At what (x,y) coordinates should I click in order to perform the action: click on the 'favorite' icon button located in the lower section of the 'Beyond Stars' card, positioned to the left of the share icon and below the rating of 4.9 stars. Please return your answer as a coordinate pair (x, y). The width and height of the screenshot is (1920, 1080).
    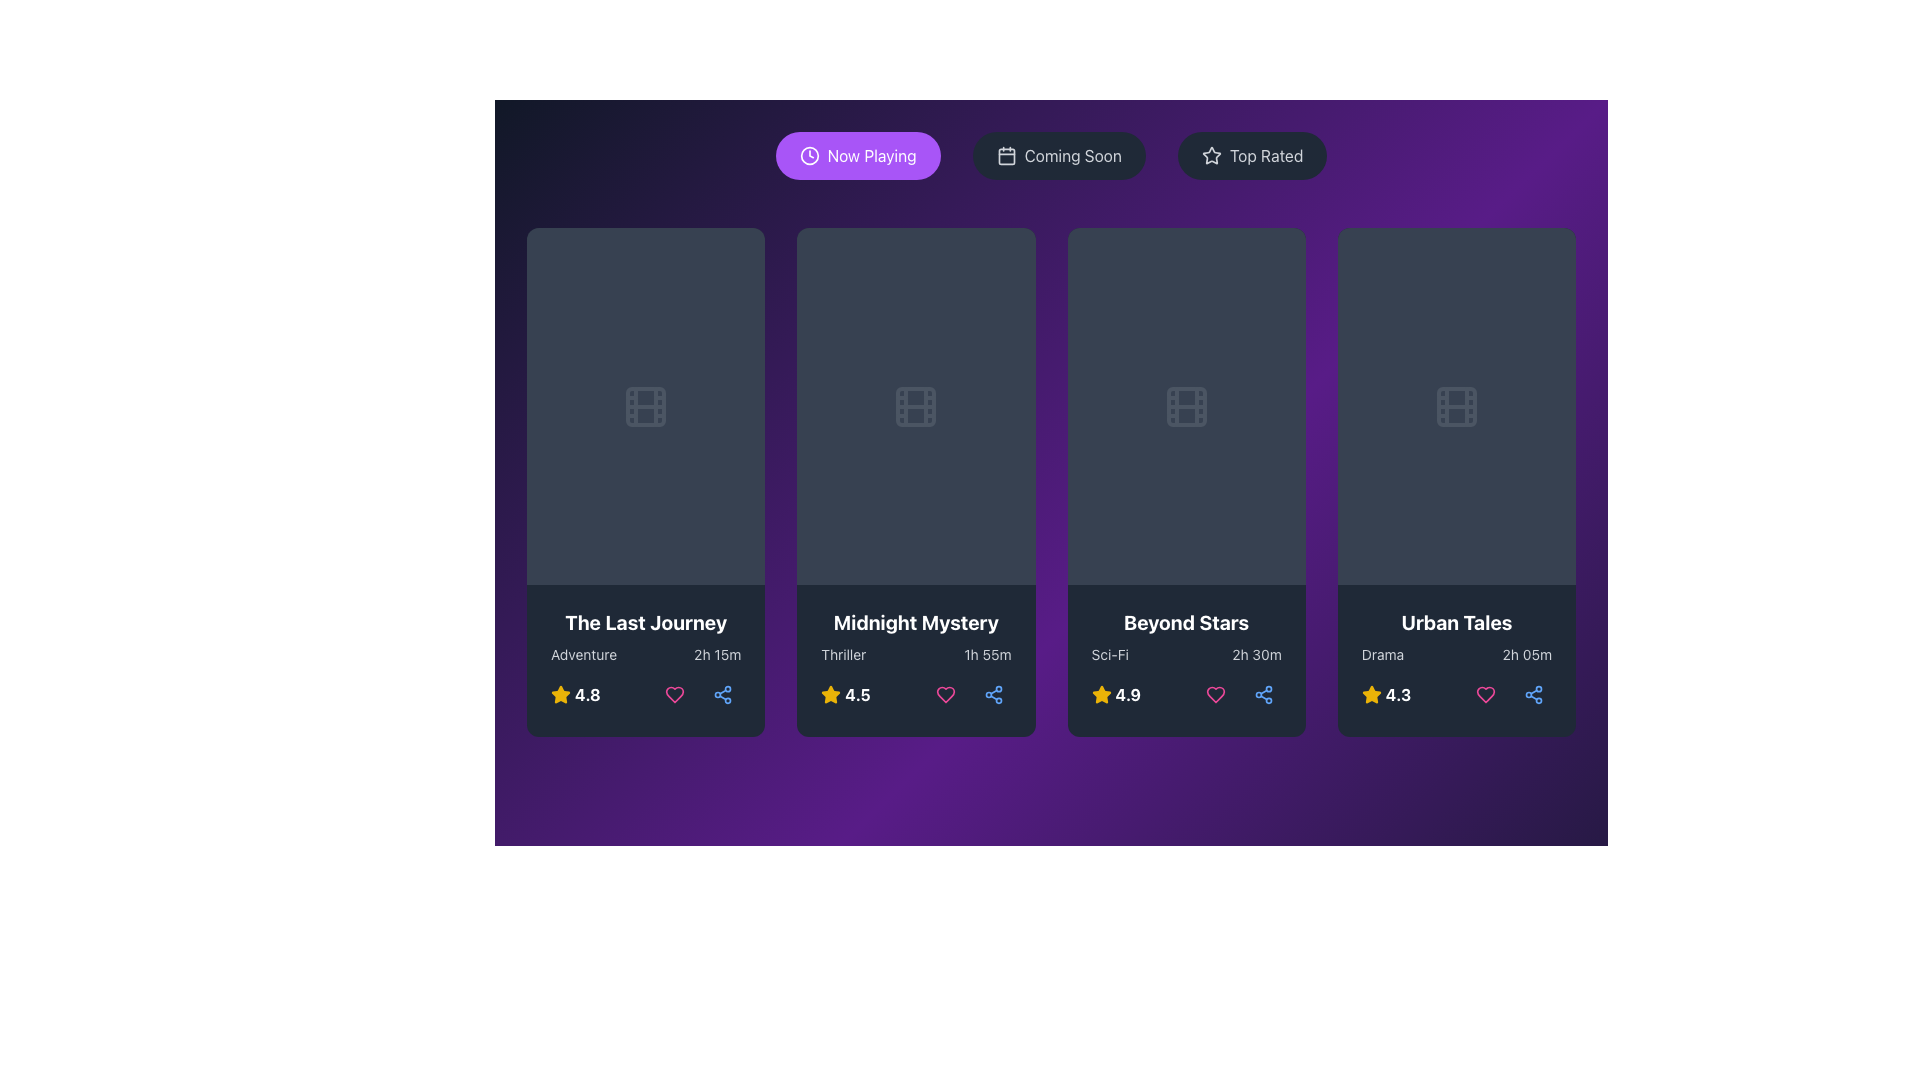
    Looking at the image, I should click on (1214, 694).